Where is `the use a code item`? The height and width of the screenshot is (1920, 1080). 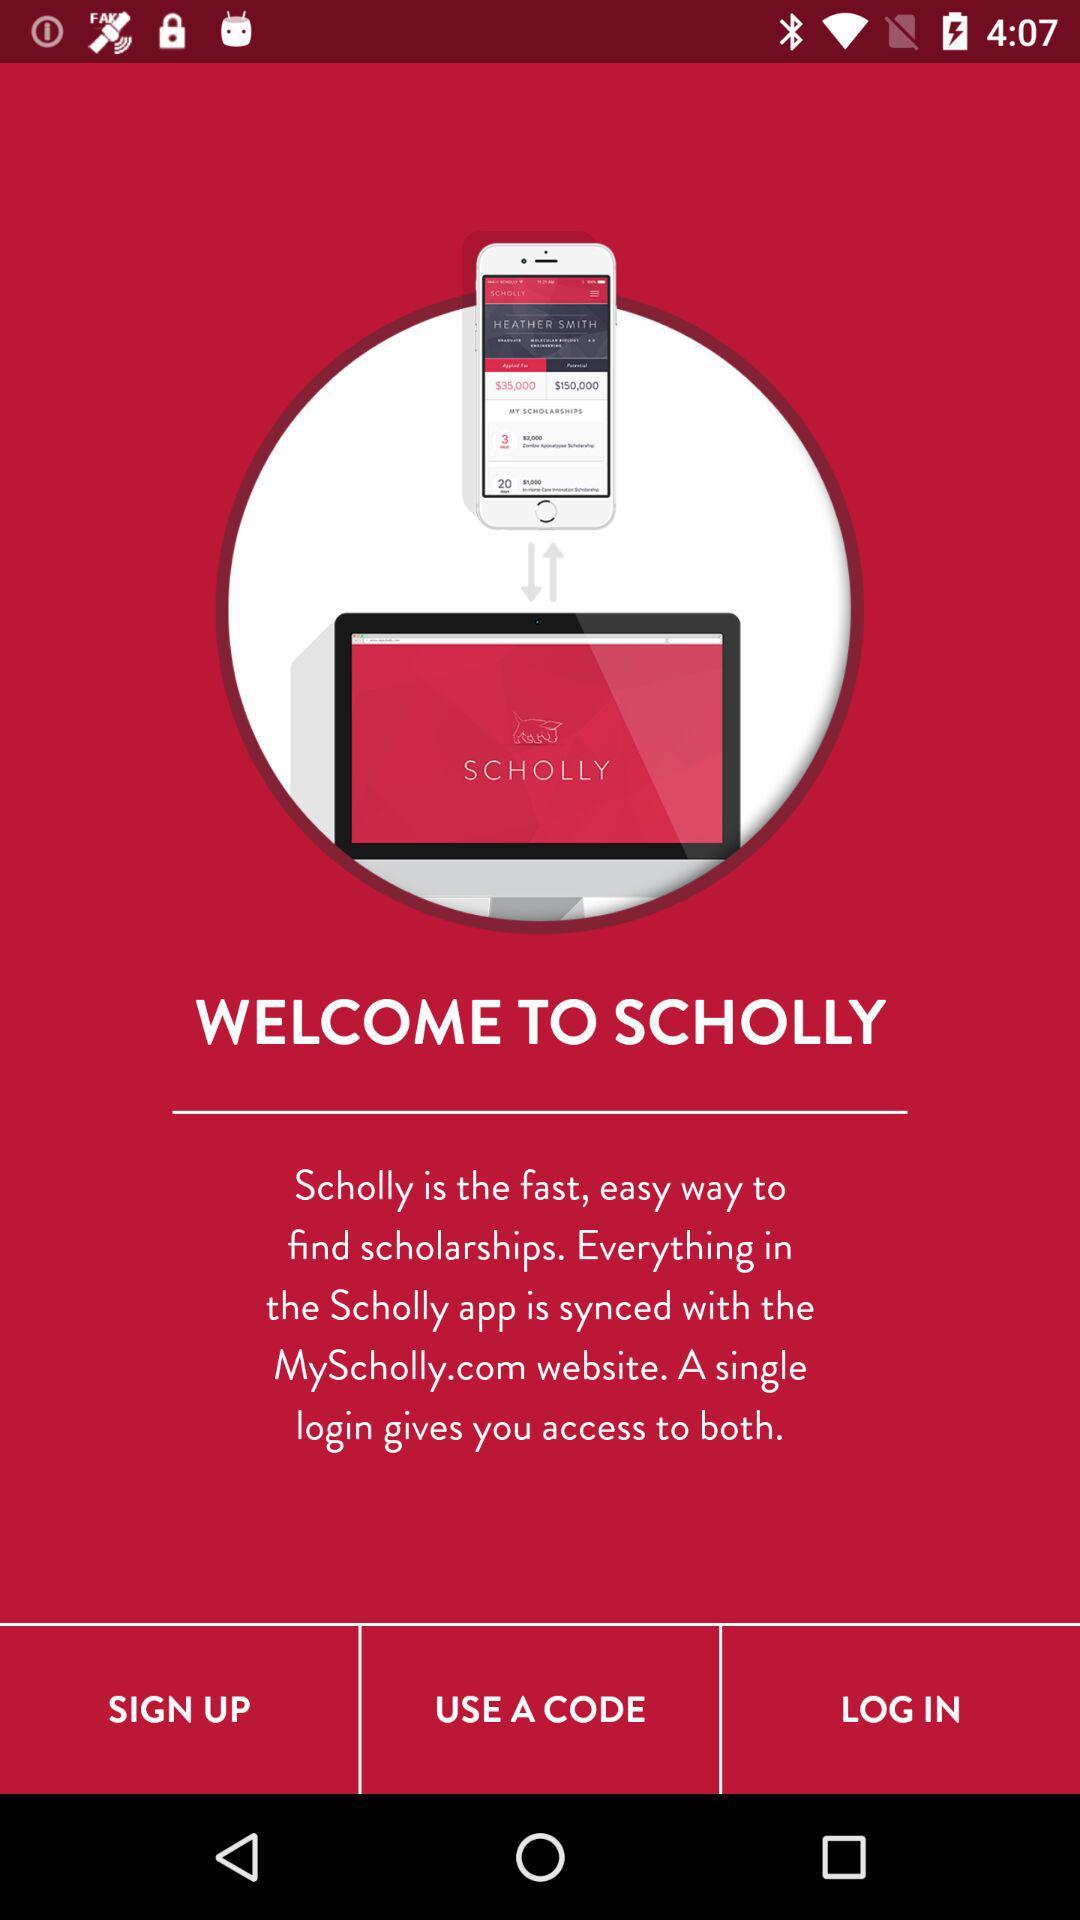
the use a code item is located at coordinates (540, 1708).